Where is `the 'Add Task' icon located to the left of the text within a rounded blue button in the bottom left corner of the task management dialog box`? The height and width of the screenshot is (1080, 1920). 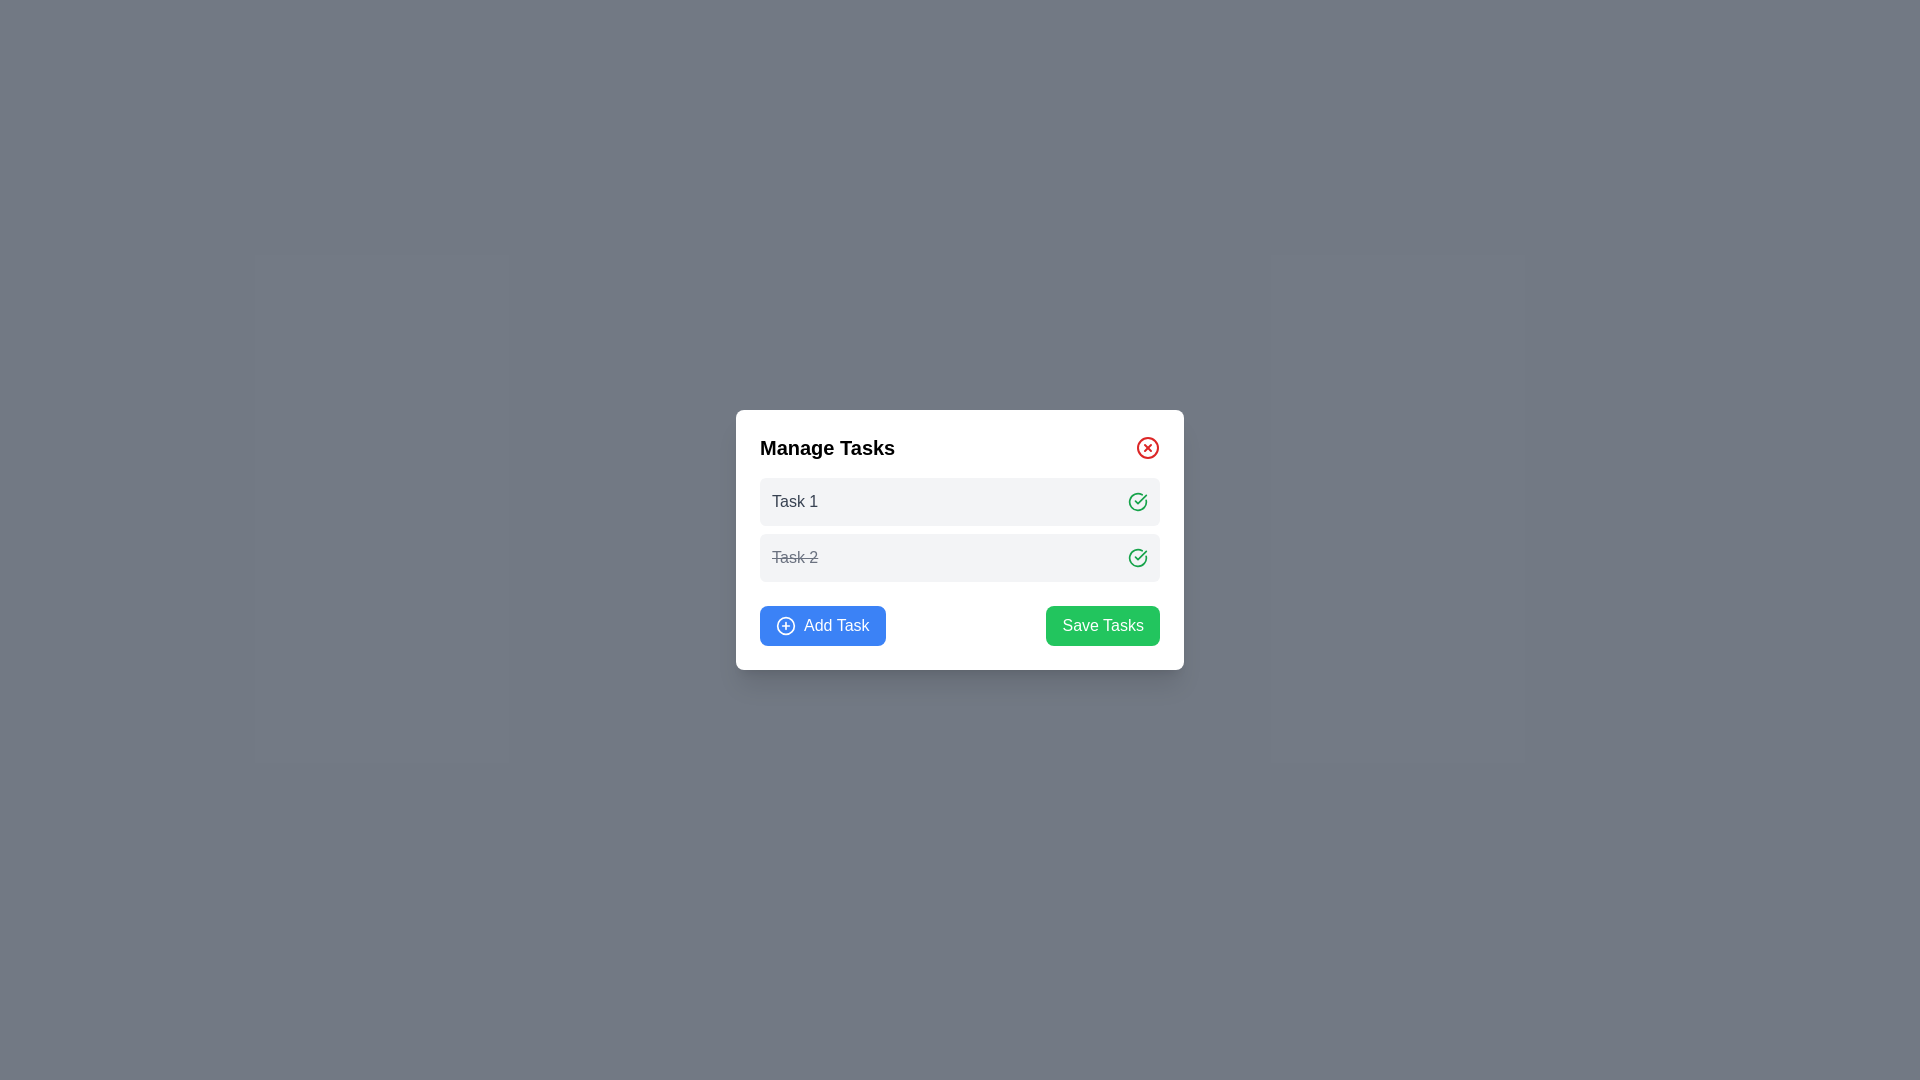 the 'Add Task' icon located to the left of the text within a rounded blue button in the bottom left corner of the task management dialog box is located at coordinates (785, 624).